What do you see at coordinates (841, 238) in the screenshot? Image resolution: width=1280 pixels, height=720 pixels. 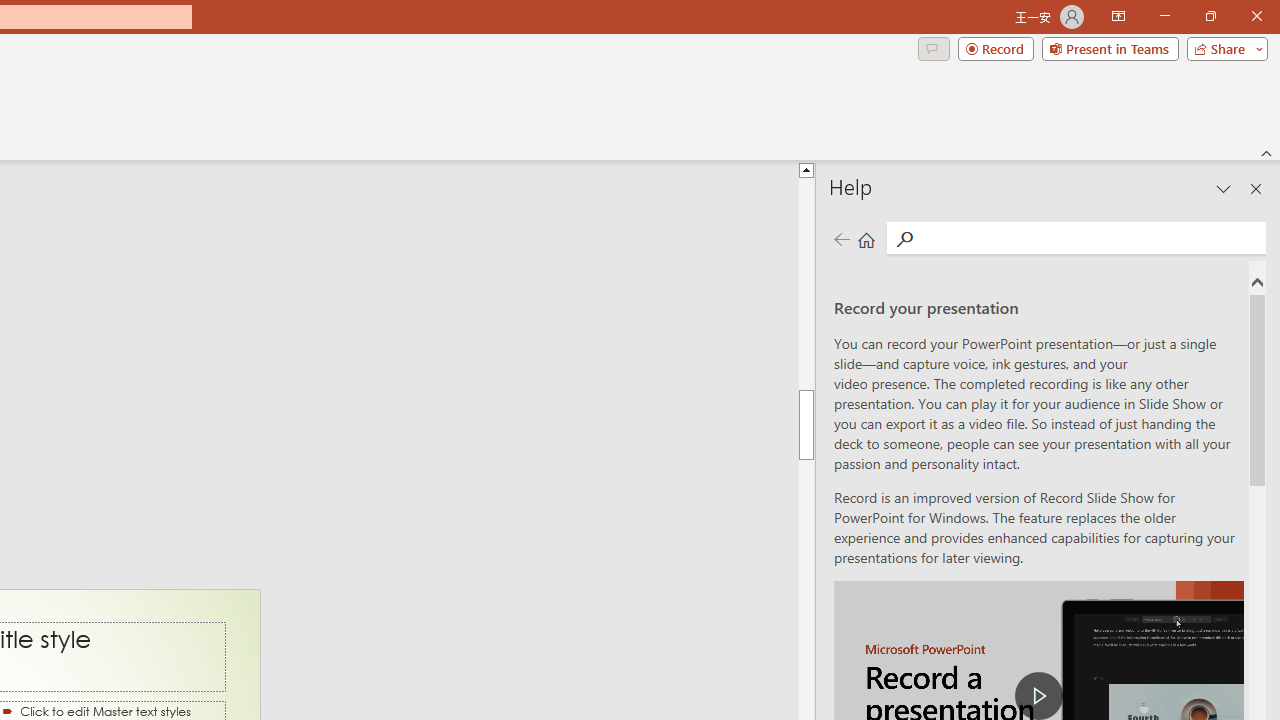 I see `'Previous page'` at bounding box center [841, 238].